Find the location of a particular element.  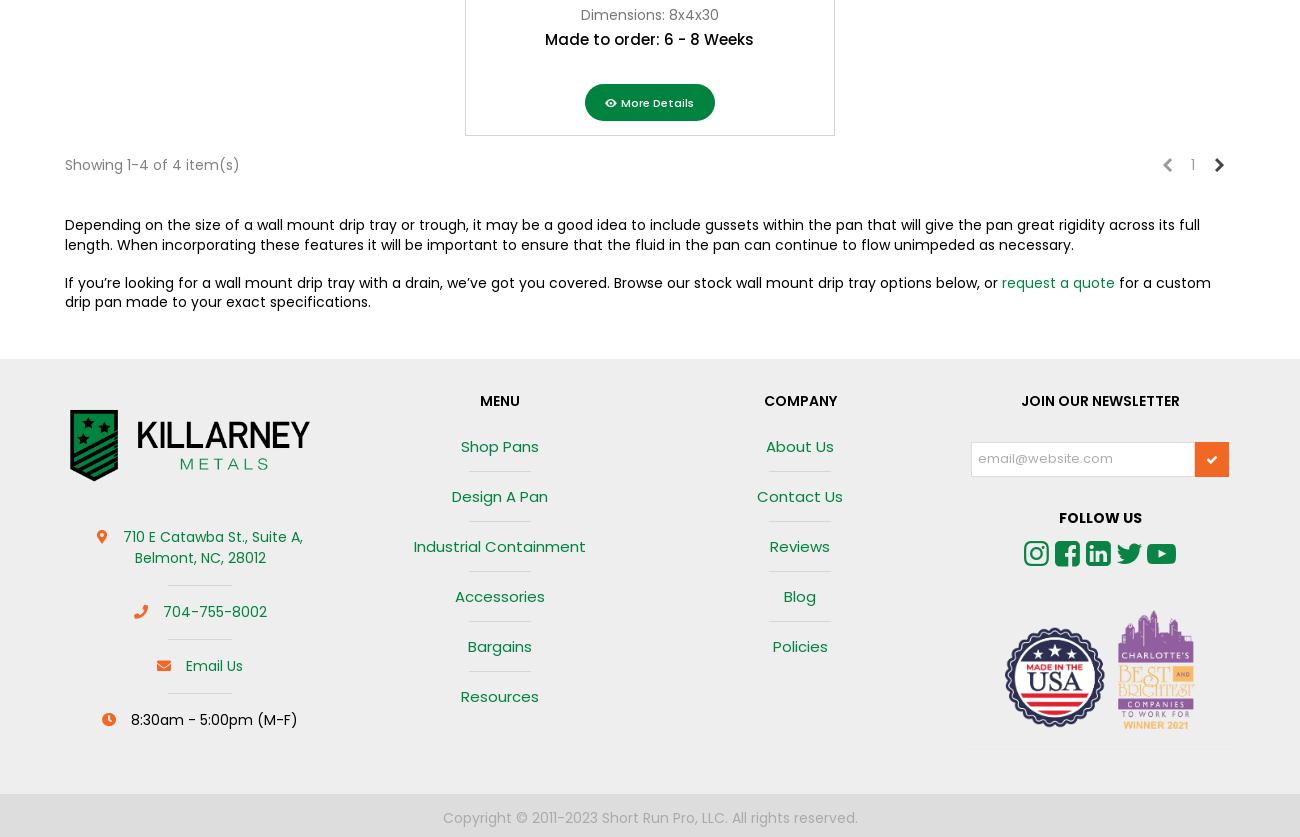

'More Details' is located at coordinates (656, 102).